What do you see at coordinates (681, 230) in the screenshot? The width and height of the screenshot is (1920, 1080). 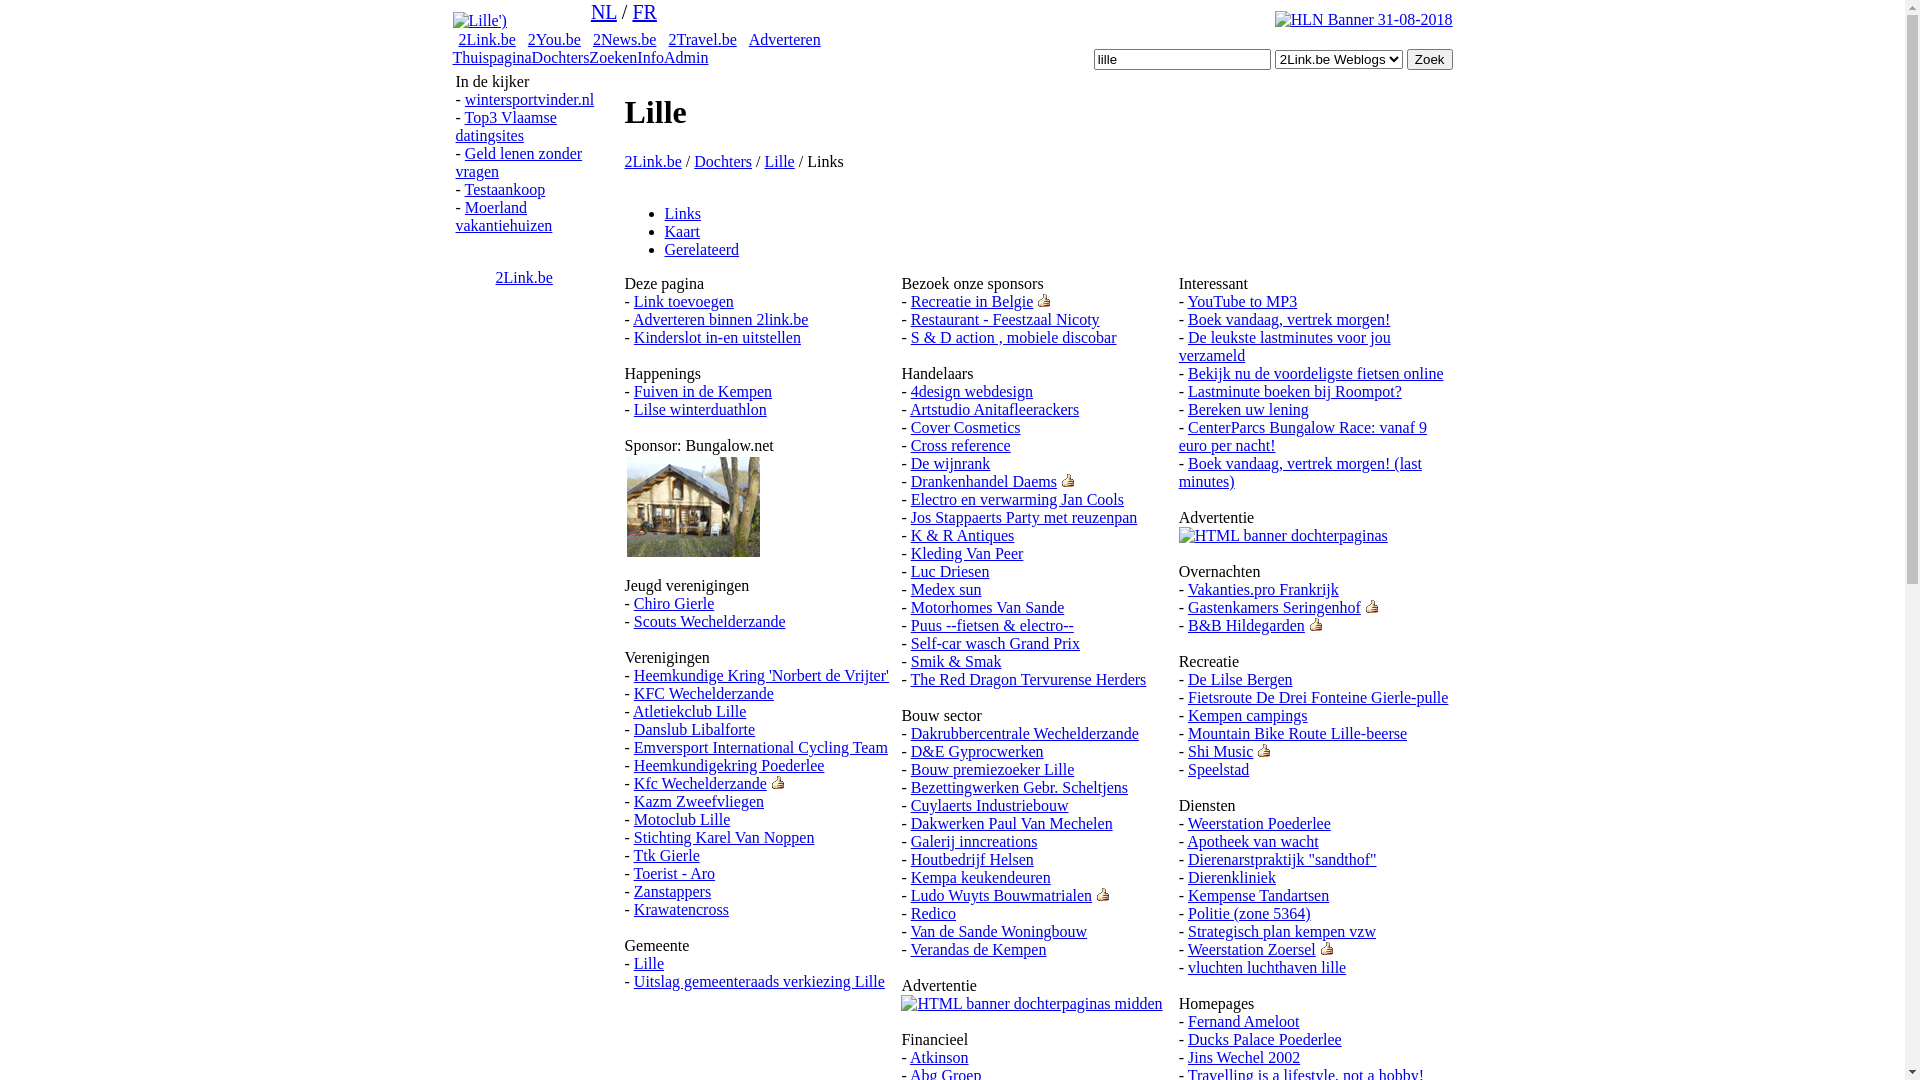 I see `'Kaart'` at bounding box center [681, 230].